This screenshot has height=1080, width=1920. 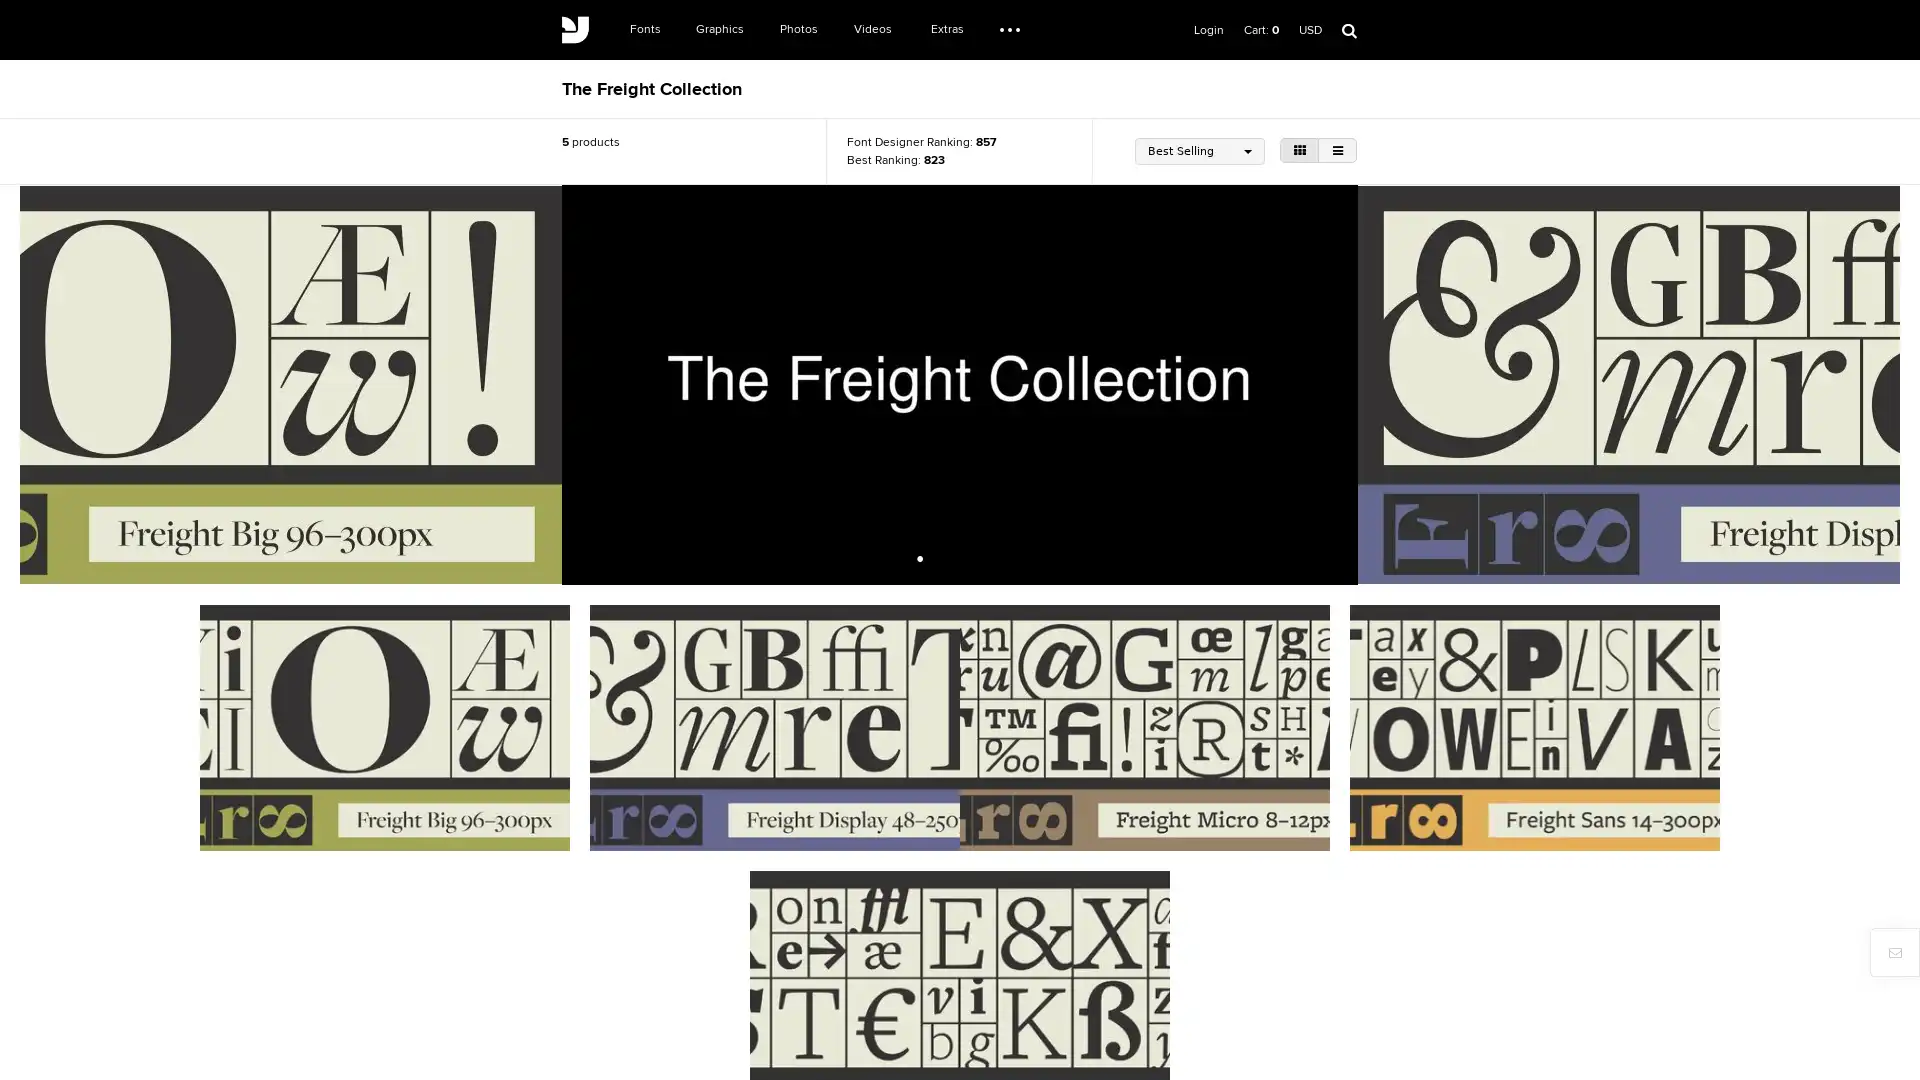 I want to click on Register, so click(x=1169, y=1058).